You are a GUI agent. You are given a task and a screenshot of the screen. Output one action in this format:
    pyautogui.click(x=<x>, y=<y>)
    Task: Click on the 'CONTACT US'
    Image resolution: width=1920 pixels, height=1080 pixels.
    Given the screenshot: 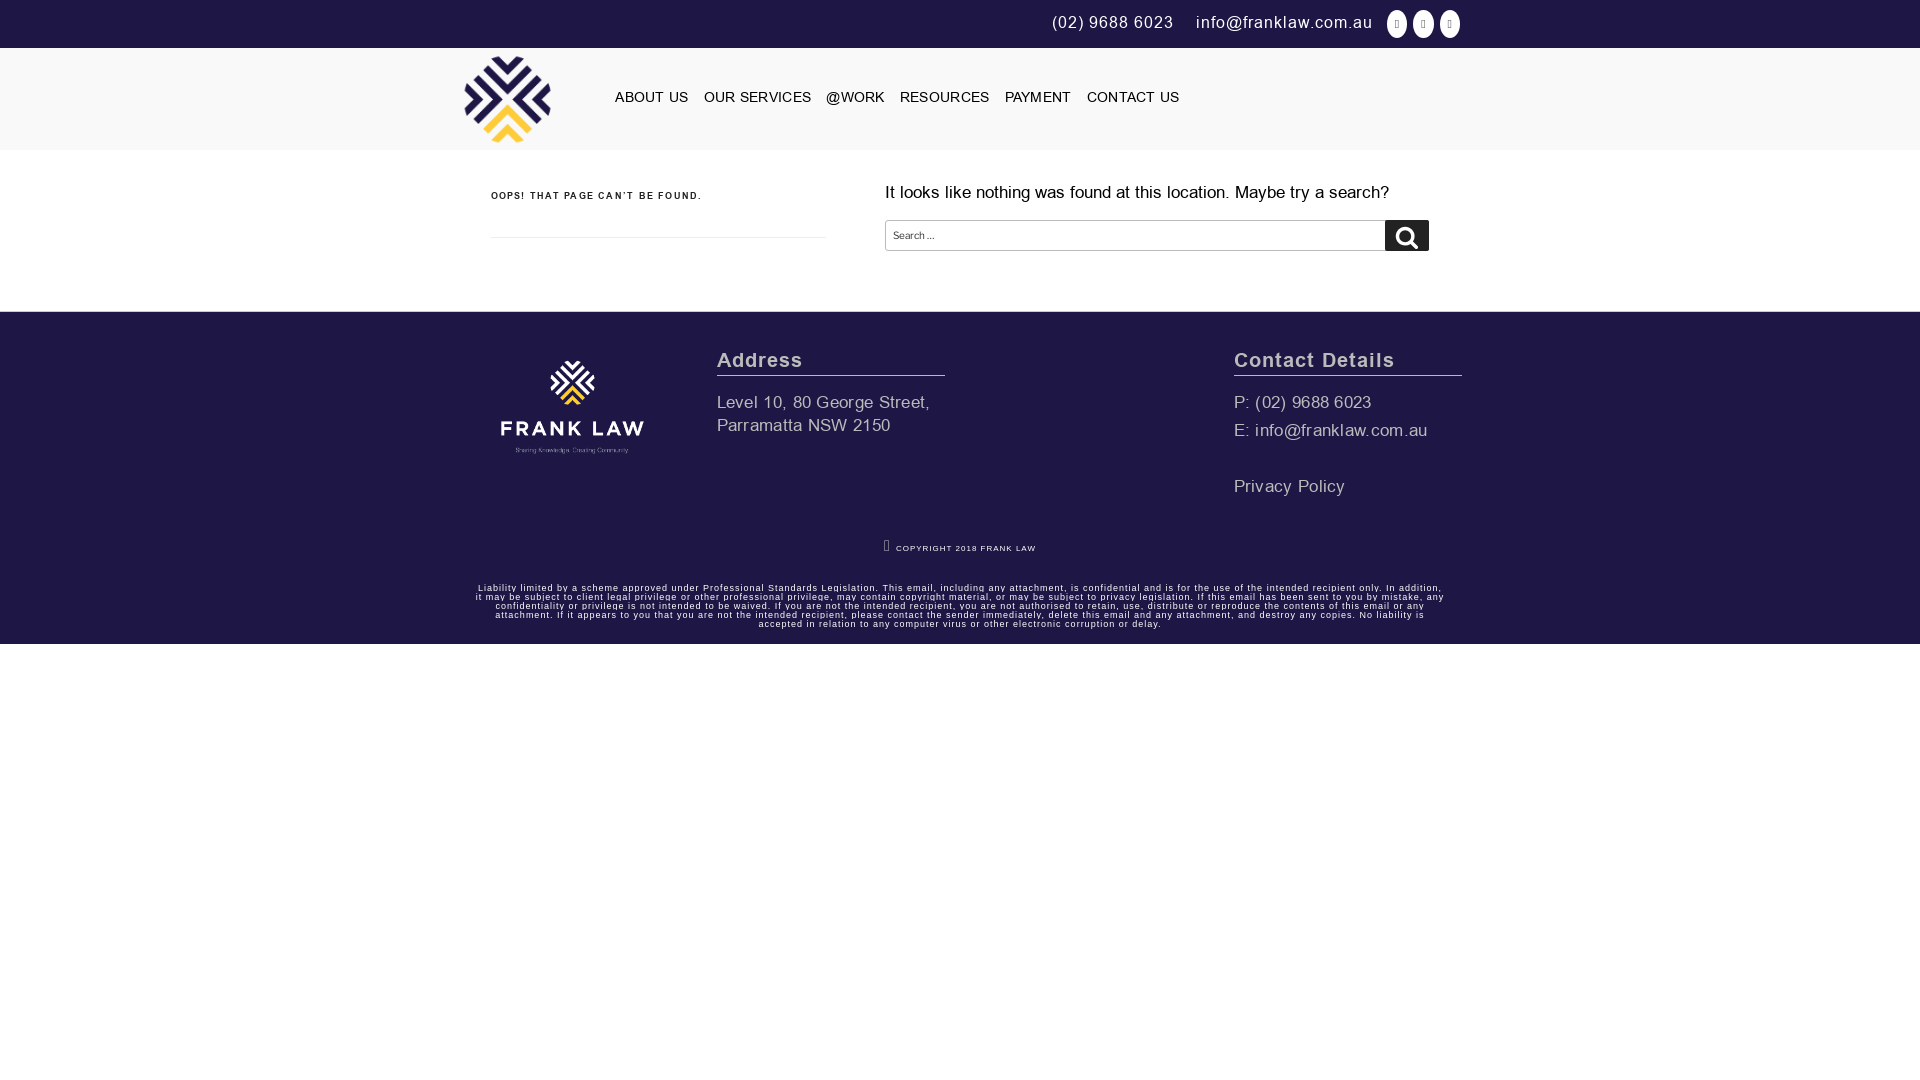 What is the action you would take?
    pyautogui.click(x=1133, y=98)
    